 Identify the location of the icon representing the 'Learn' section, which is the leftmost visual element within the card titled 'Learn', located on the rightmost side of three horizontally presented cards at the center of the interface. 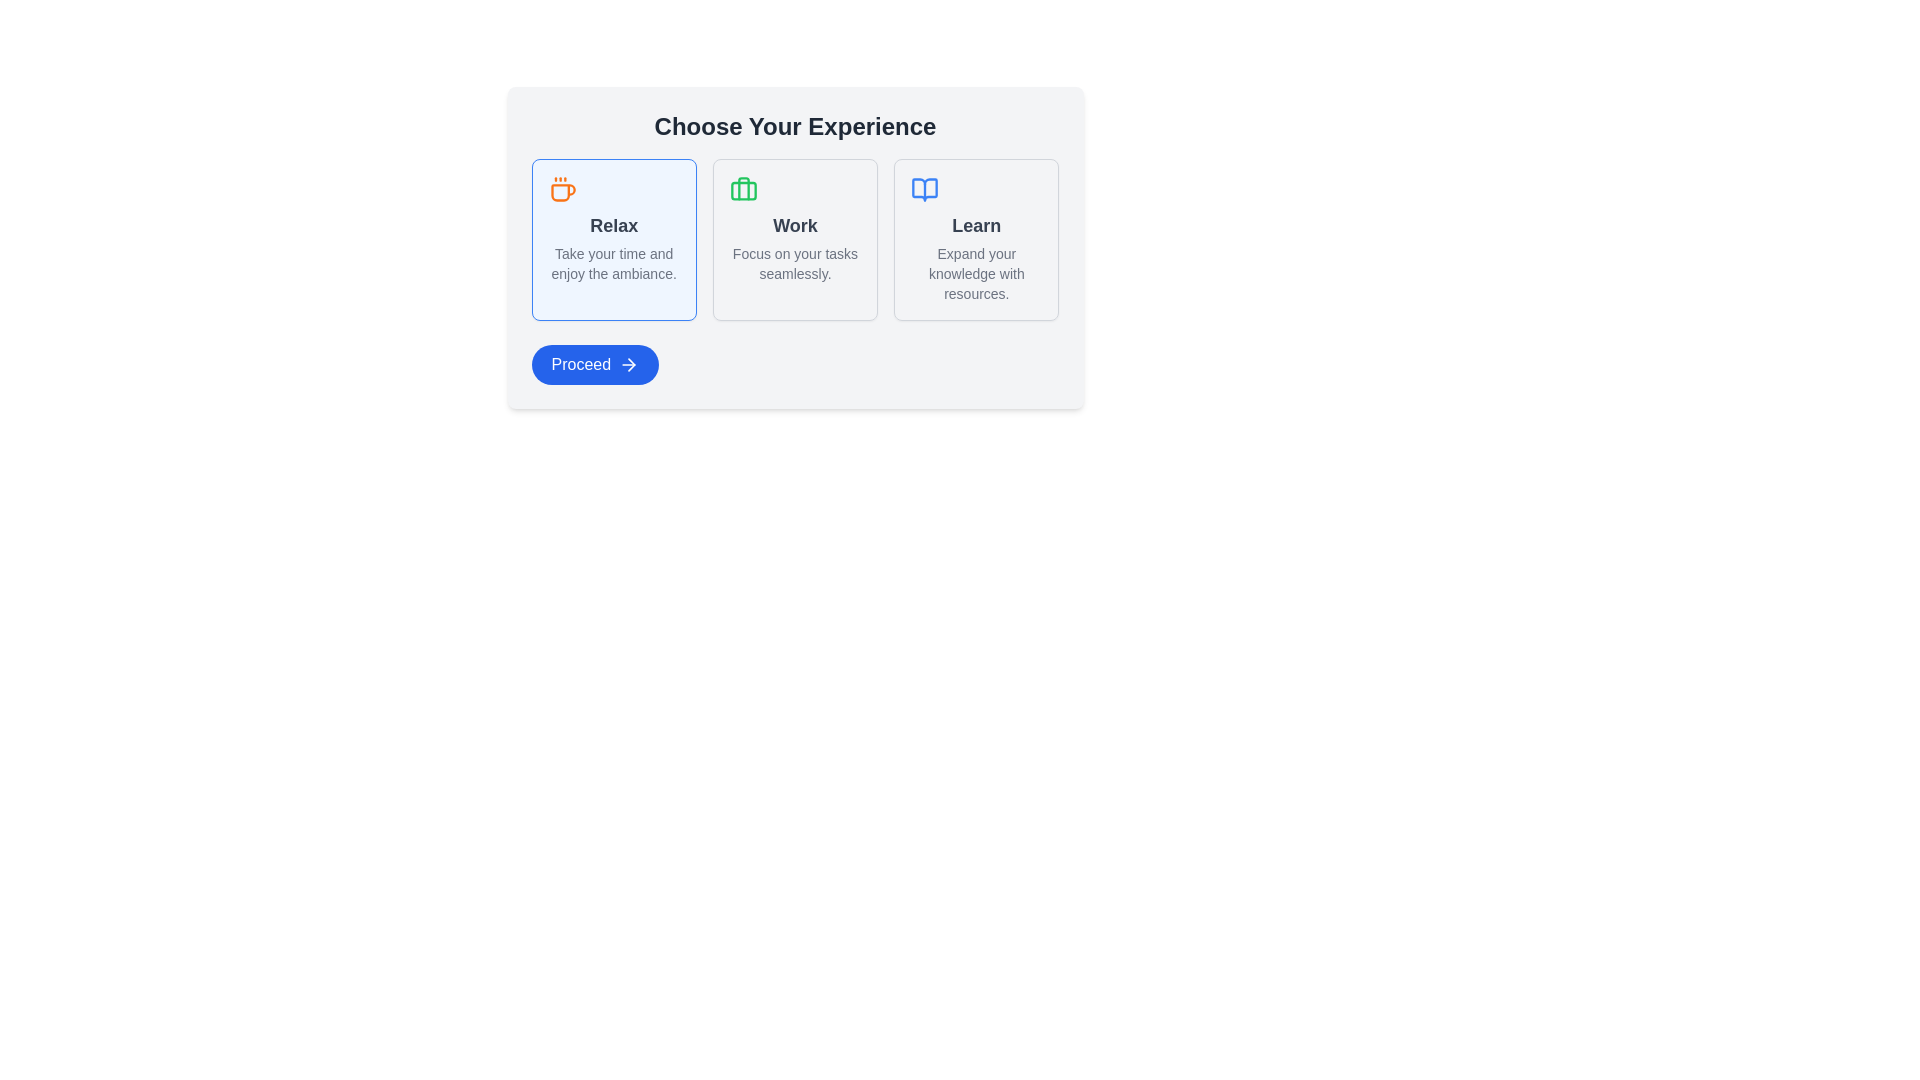
(976, 189).